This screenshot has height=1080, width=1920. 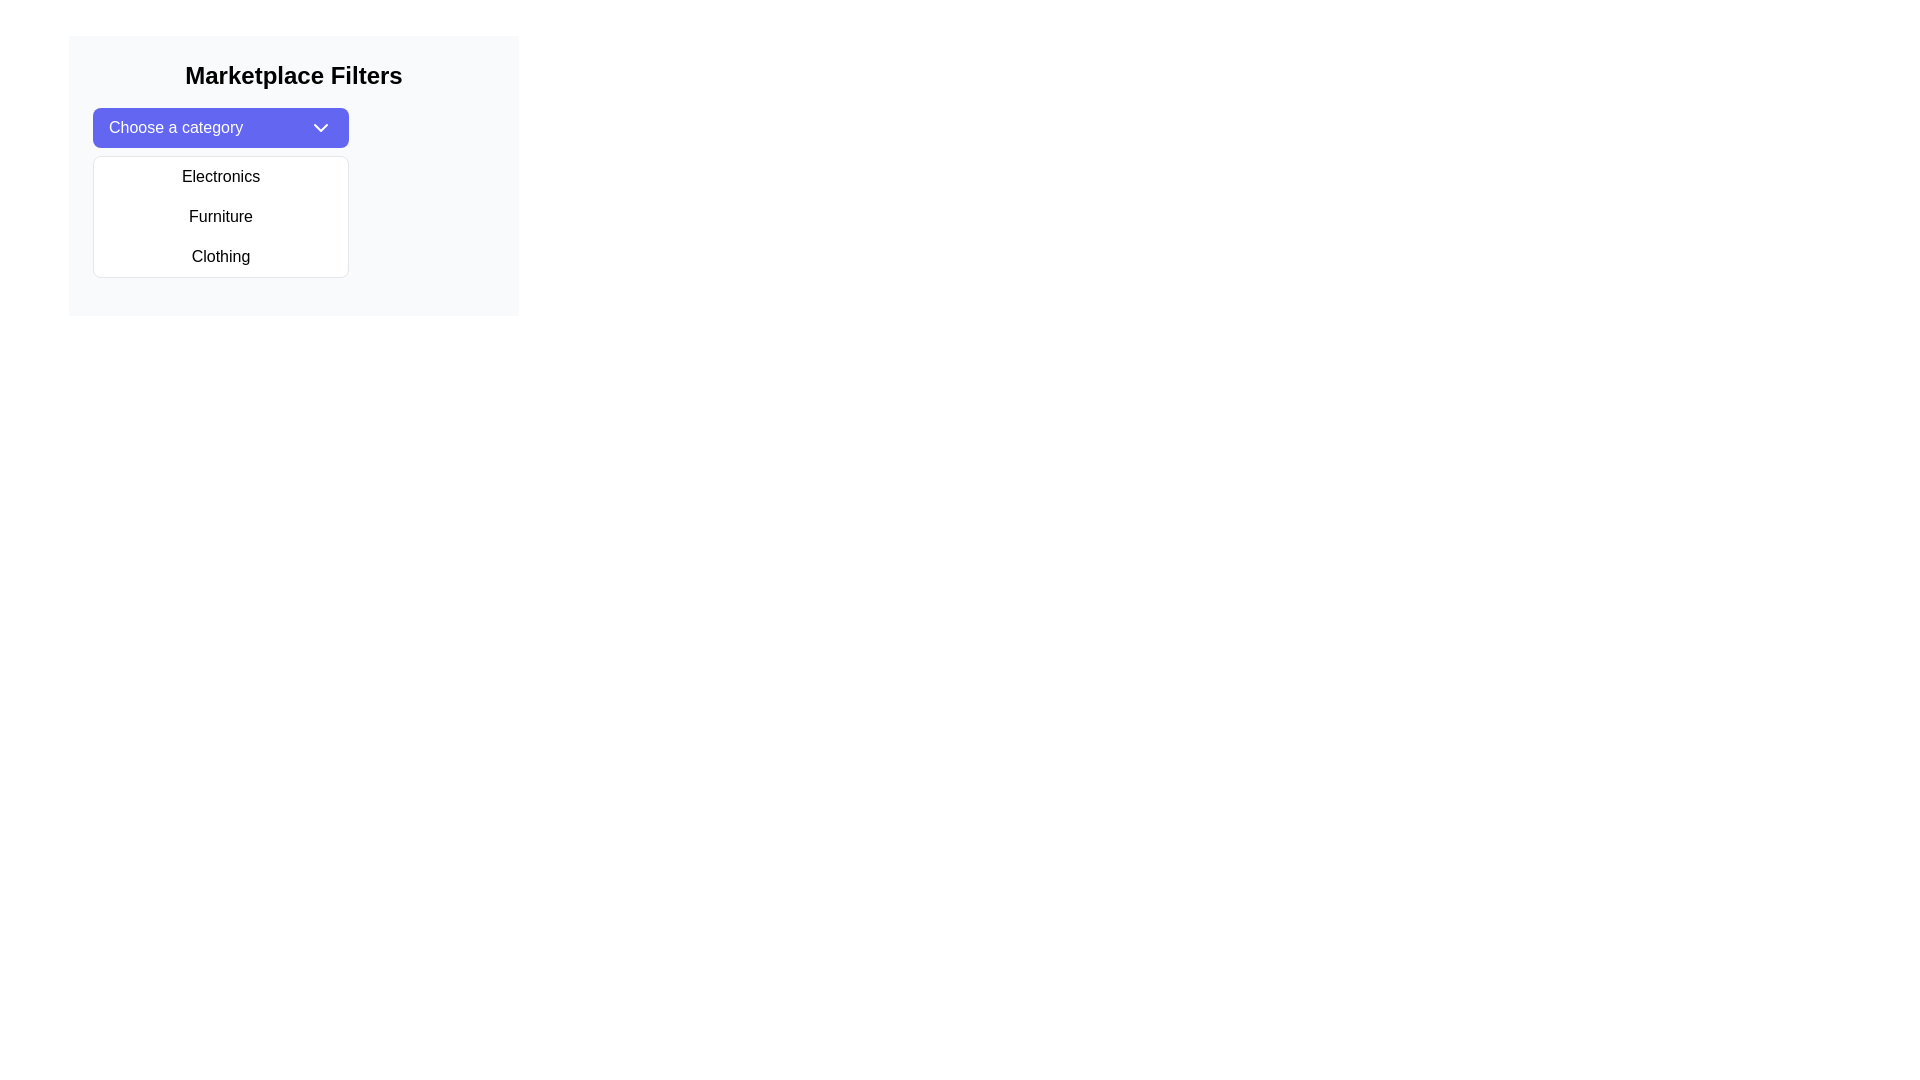 I want to click on the first item in the dropdown menu for category selection, which allows the user to choose 'Electronics' as the selected category, so click(x=220, y=176).